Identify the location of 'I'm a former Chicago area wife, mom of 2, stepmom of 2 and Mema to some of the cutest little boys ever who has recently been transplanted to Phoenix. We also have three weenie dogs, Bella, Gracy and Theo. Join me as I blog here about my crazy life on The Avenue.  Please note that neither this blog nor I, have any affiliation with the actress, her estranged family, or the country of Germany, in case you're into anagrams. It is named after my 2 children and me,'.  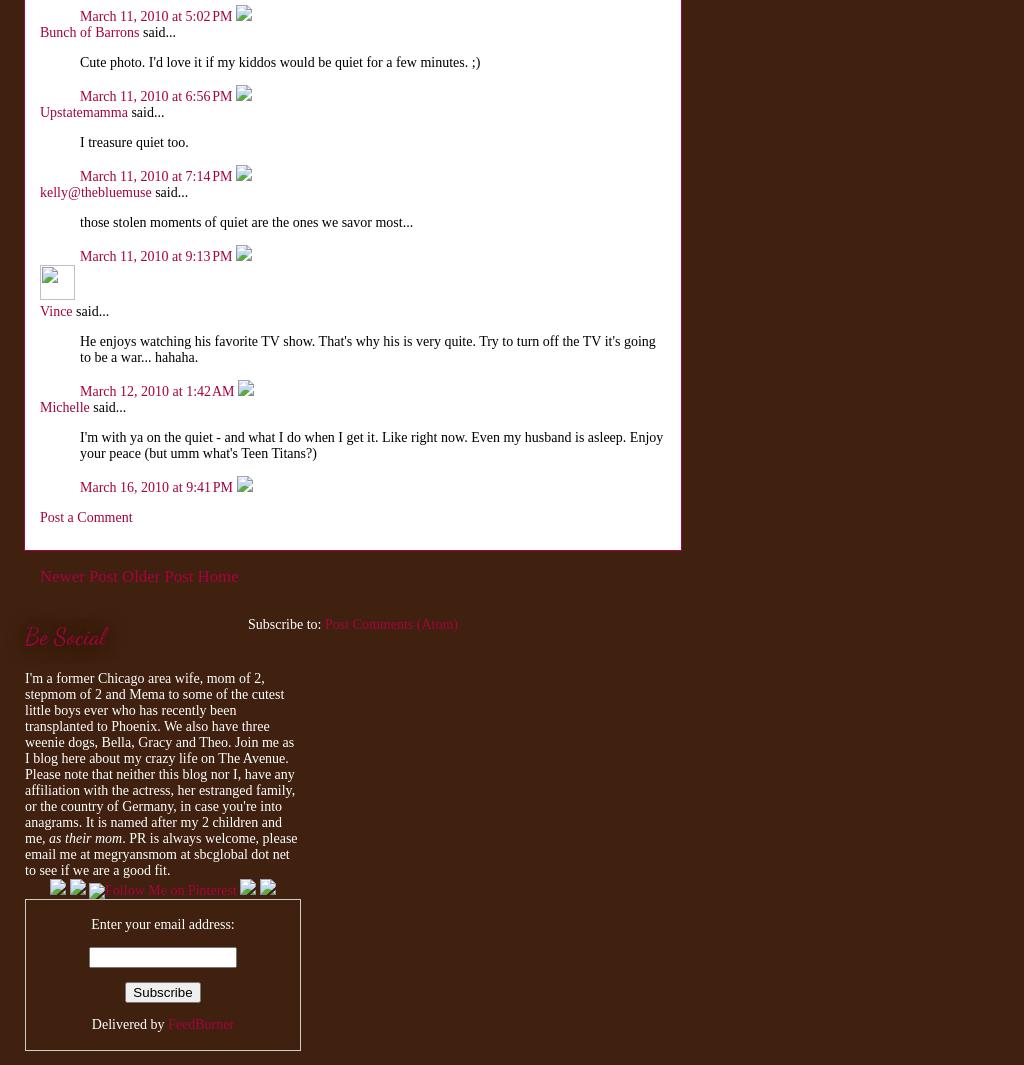
(158, 758).